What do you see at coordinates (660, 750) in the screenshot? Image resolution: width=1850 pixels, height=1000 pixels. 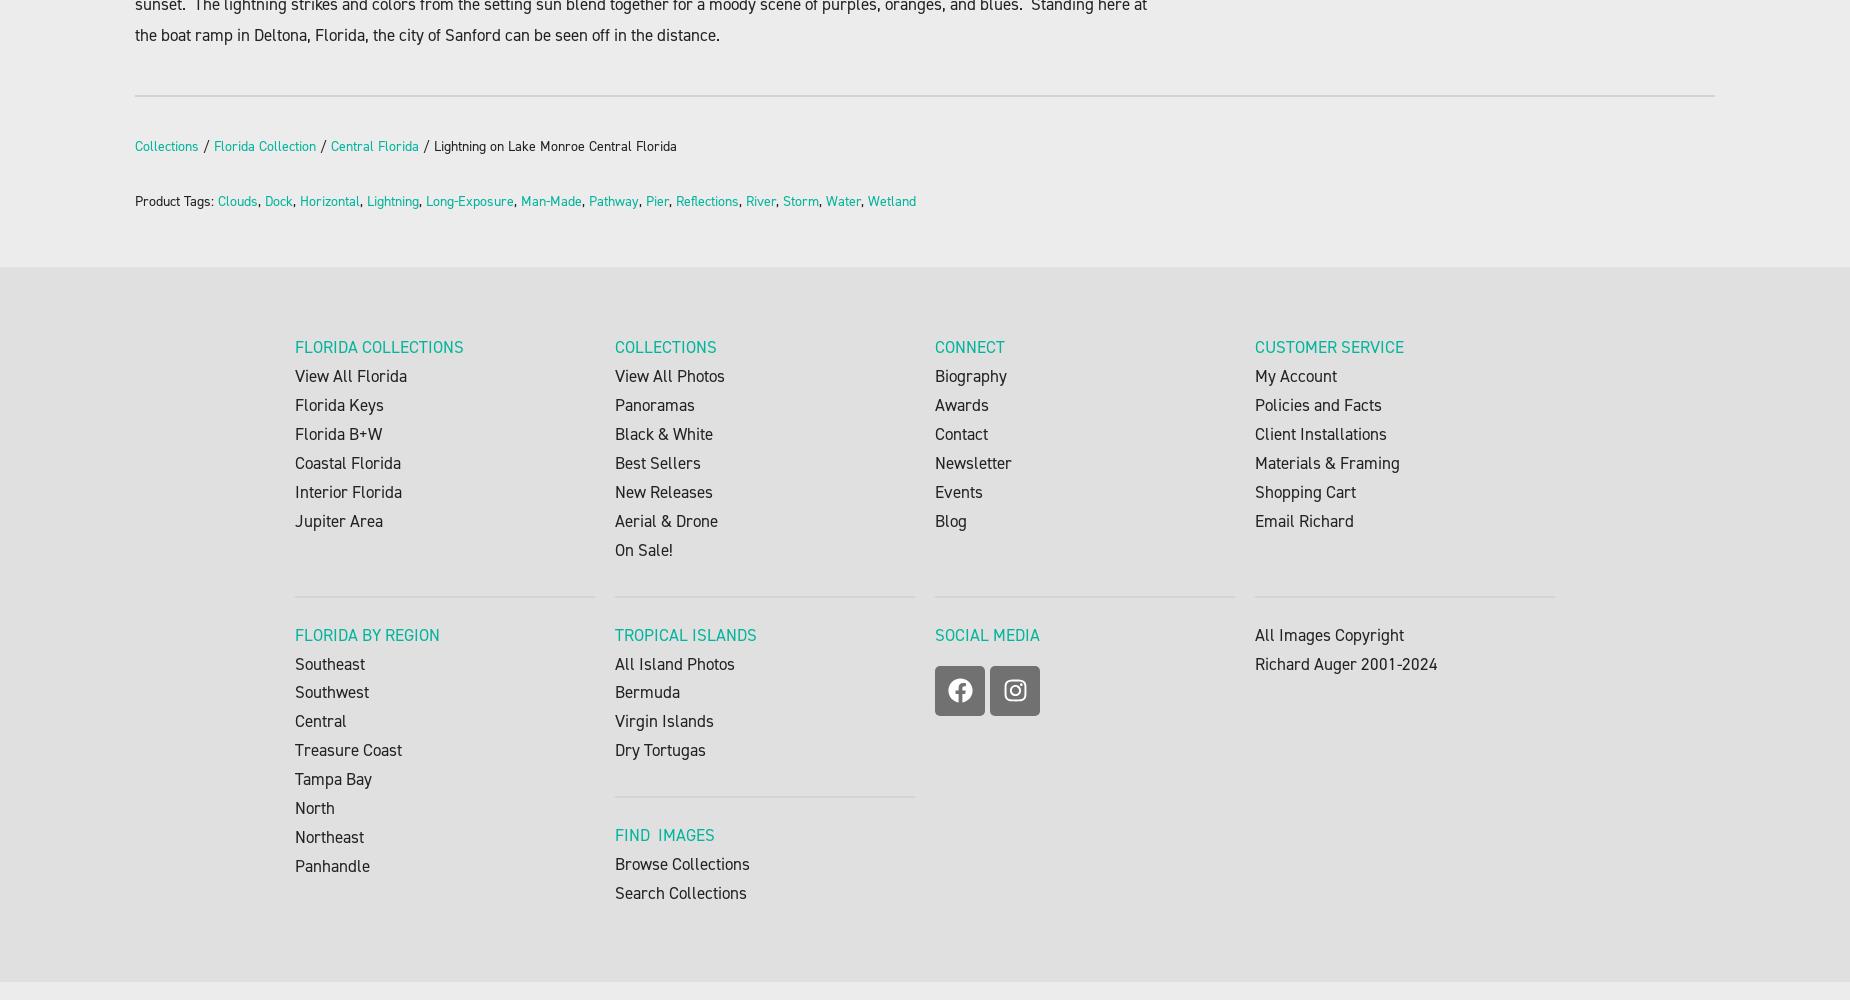 I see `'Dry Tortugas'` at bounding box center [660, 750].